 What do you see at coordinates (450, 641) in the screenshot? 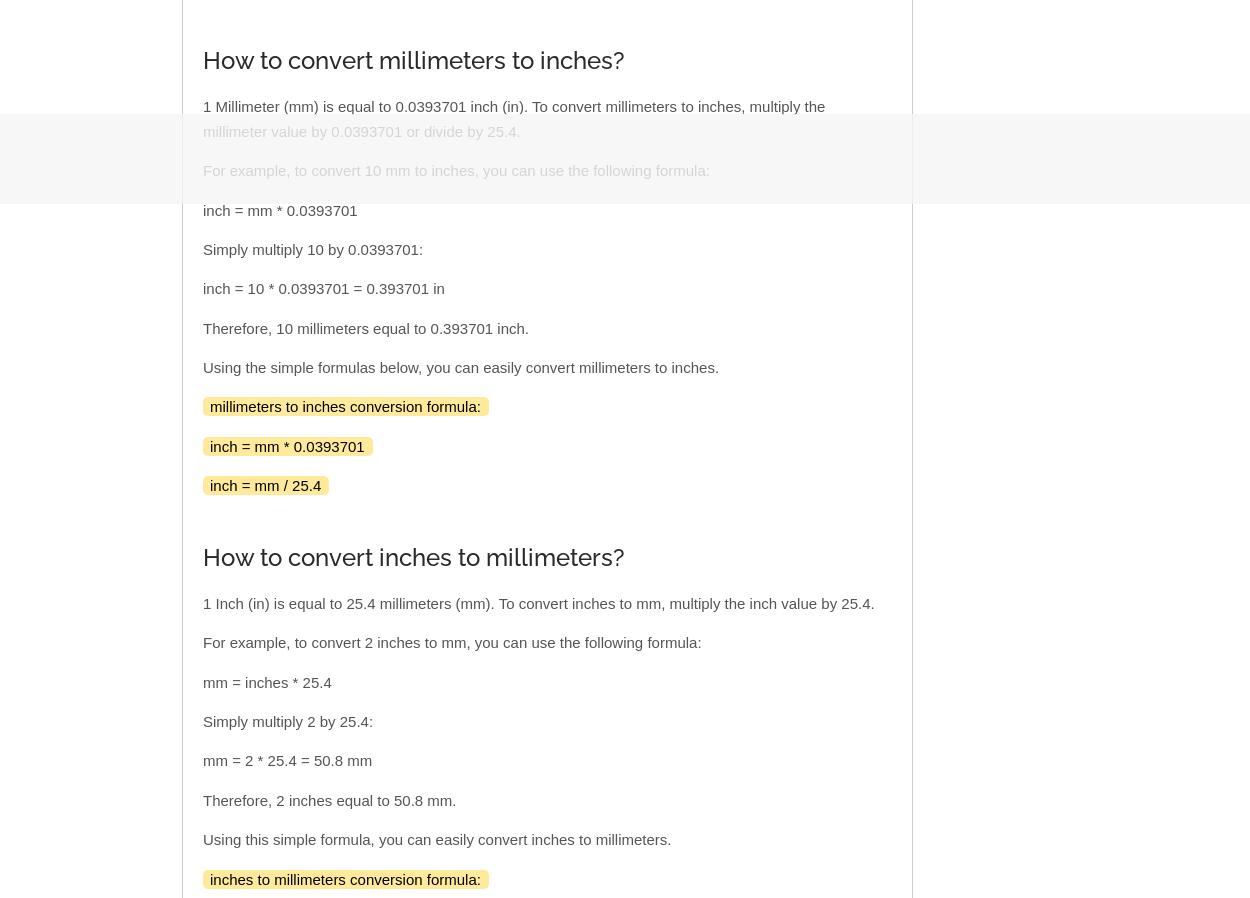
I see `'For example, to convert 2 inches to mm, you can use the following formula:'` at bounding box center [450, 641].